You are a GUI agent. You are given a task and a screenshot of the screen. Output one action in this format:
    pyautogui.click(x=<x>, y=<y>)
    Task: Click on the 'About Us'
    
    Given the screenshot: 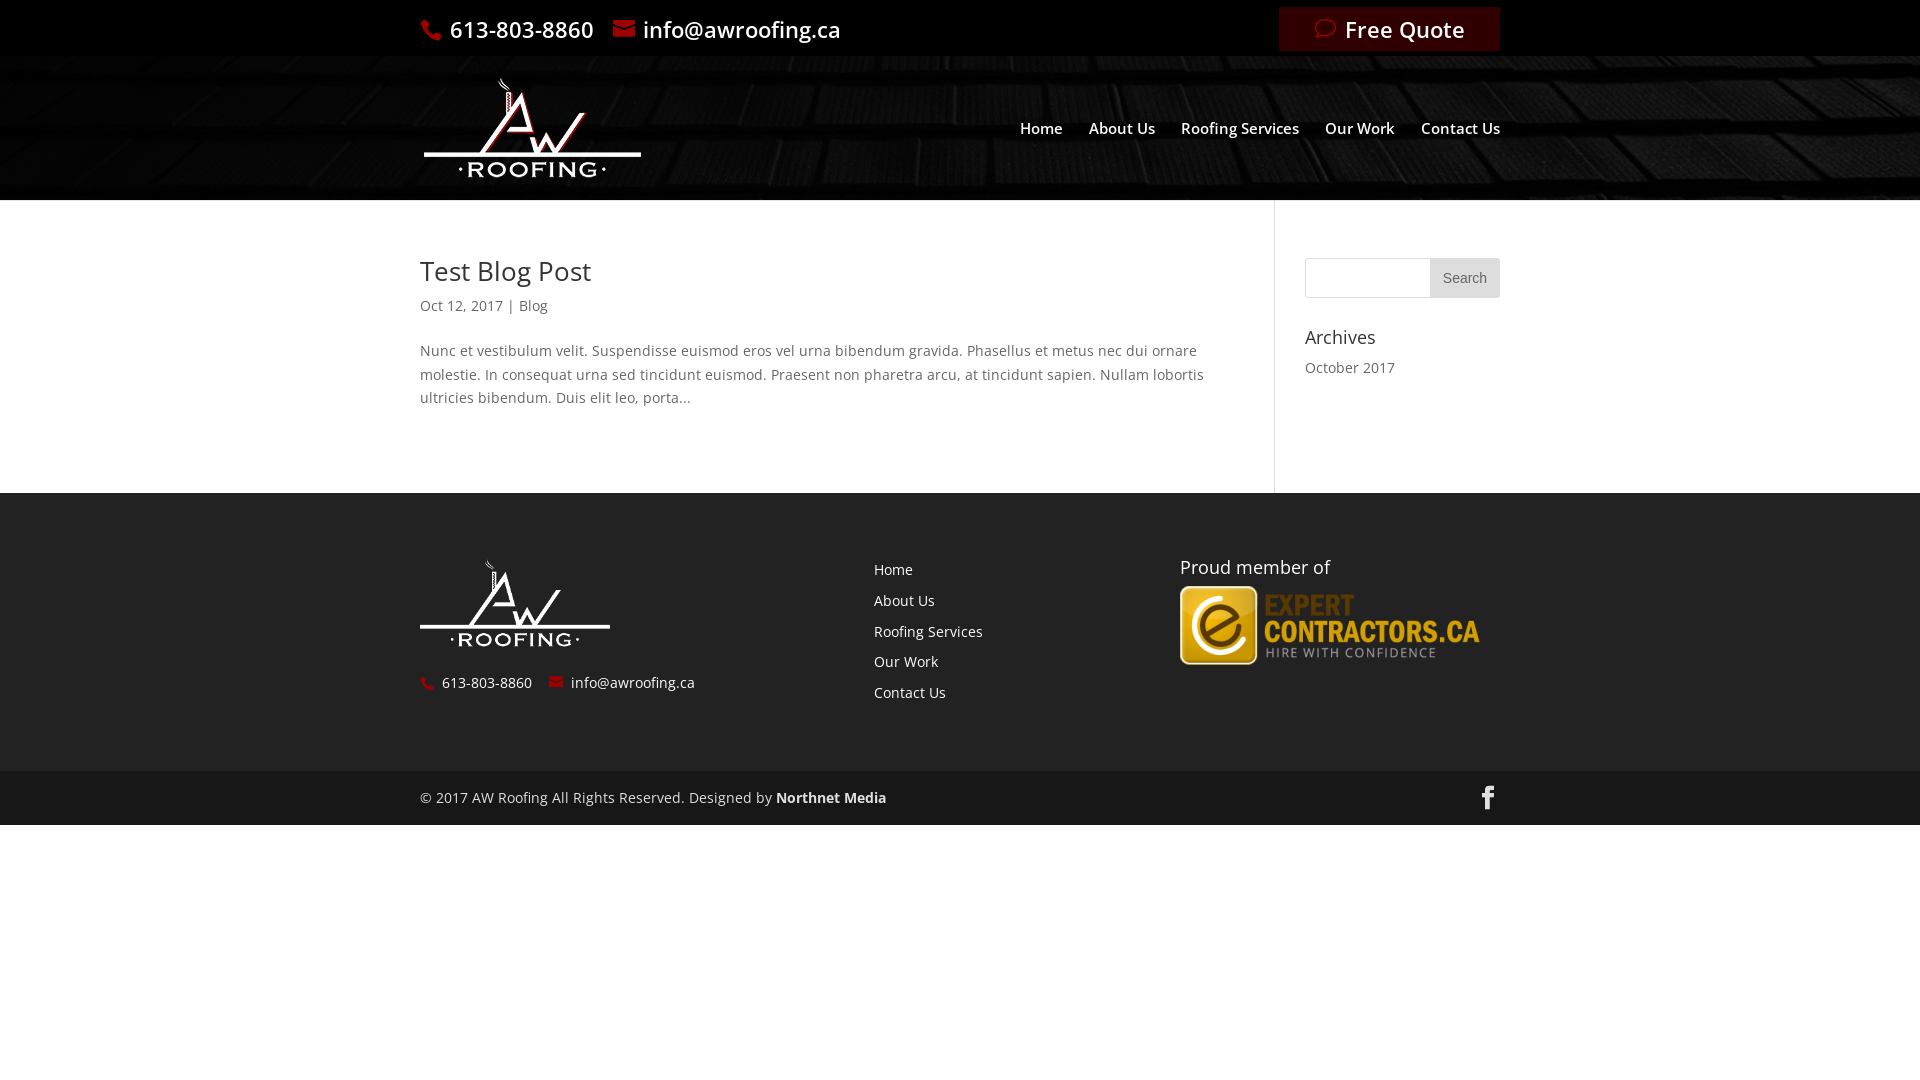 What is the action you would take?
    pyautogui.click(x=1122, y=159)
    